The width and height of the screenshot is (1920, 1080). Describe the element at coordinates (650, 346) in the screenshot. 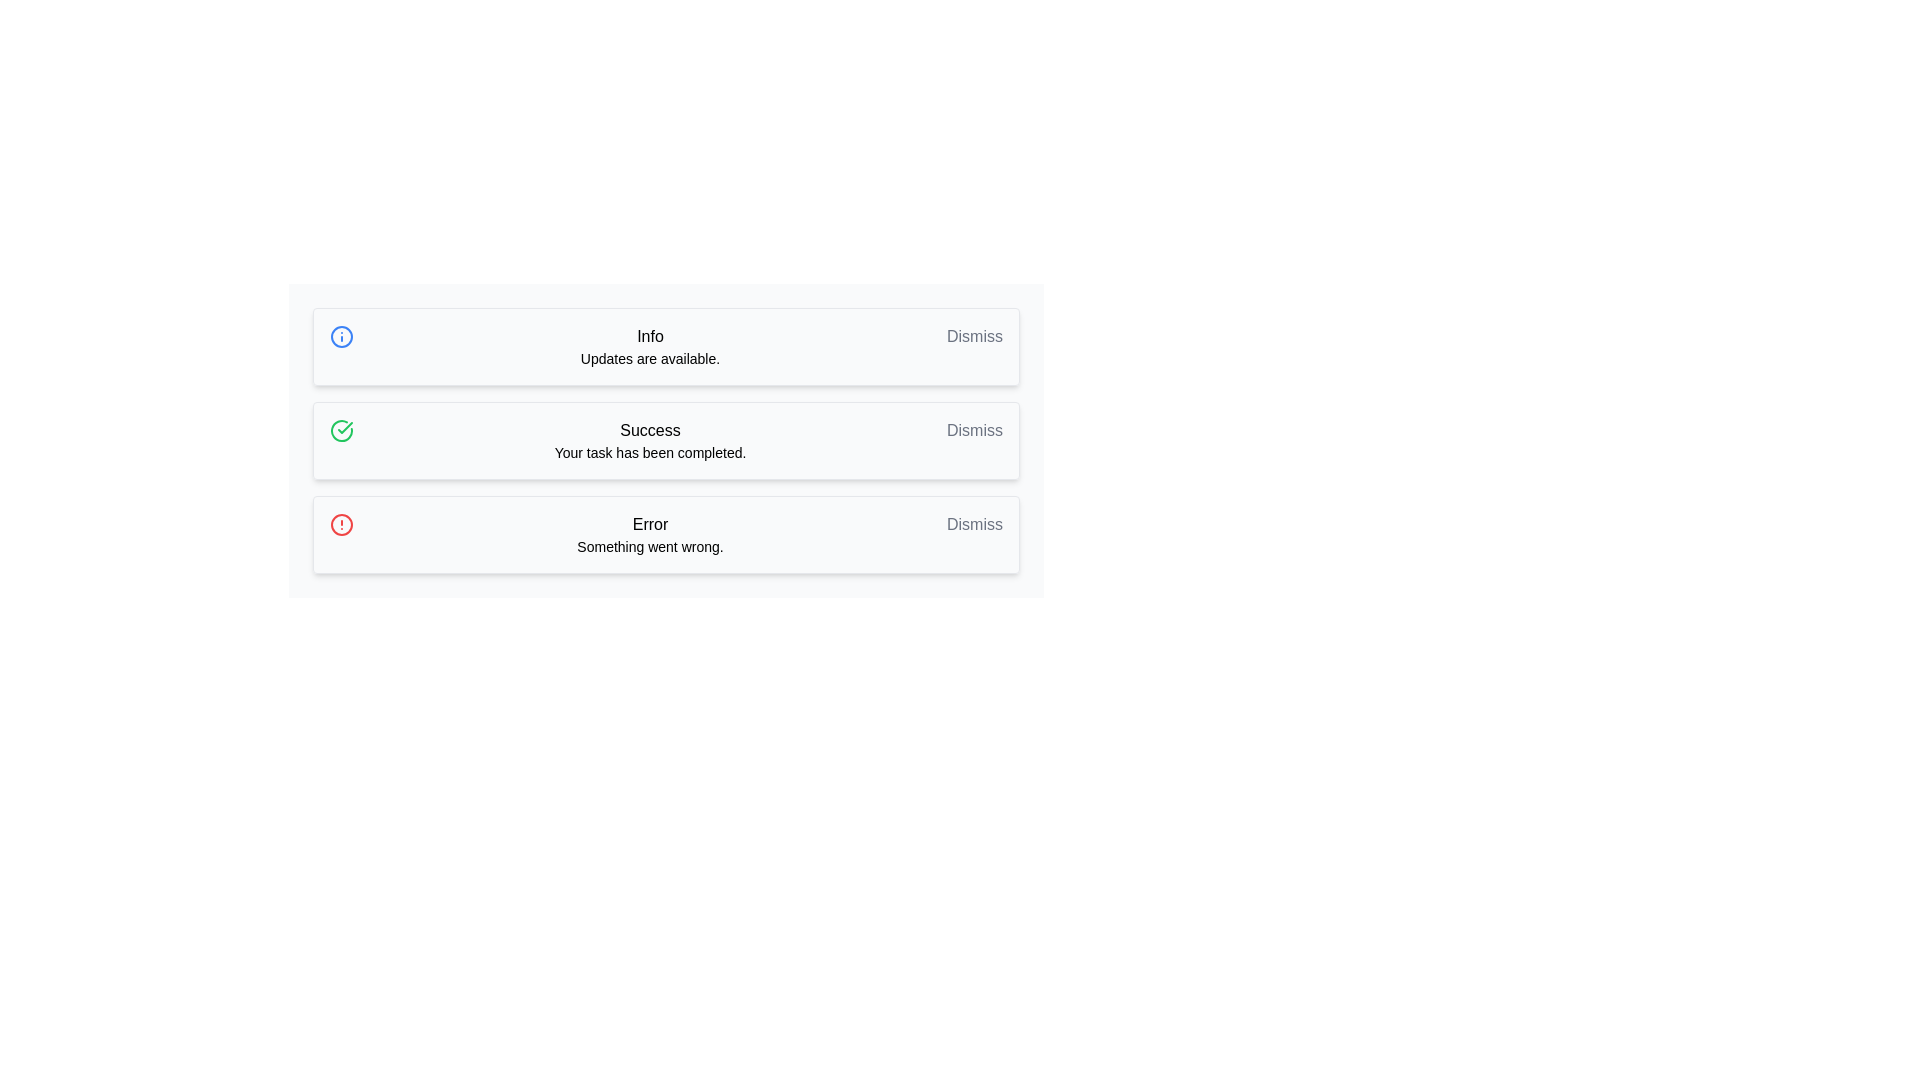

I see `the first notification box at the top of the column that provides updates to the user` at that location.